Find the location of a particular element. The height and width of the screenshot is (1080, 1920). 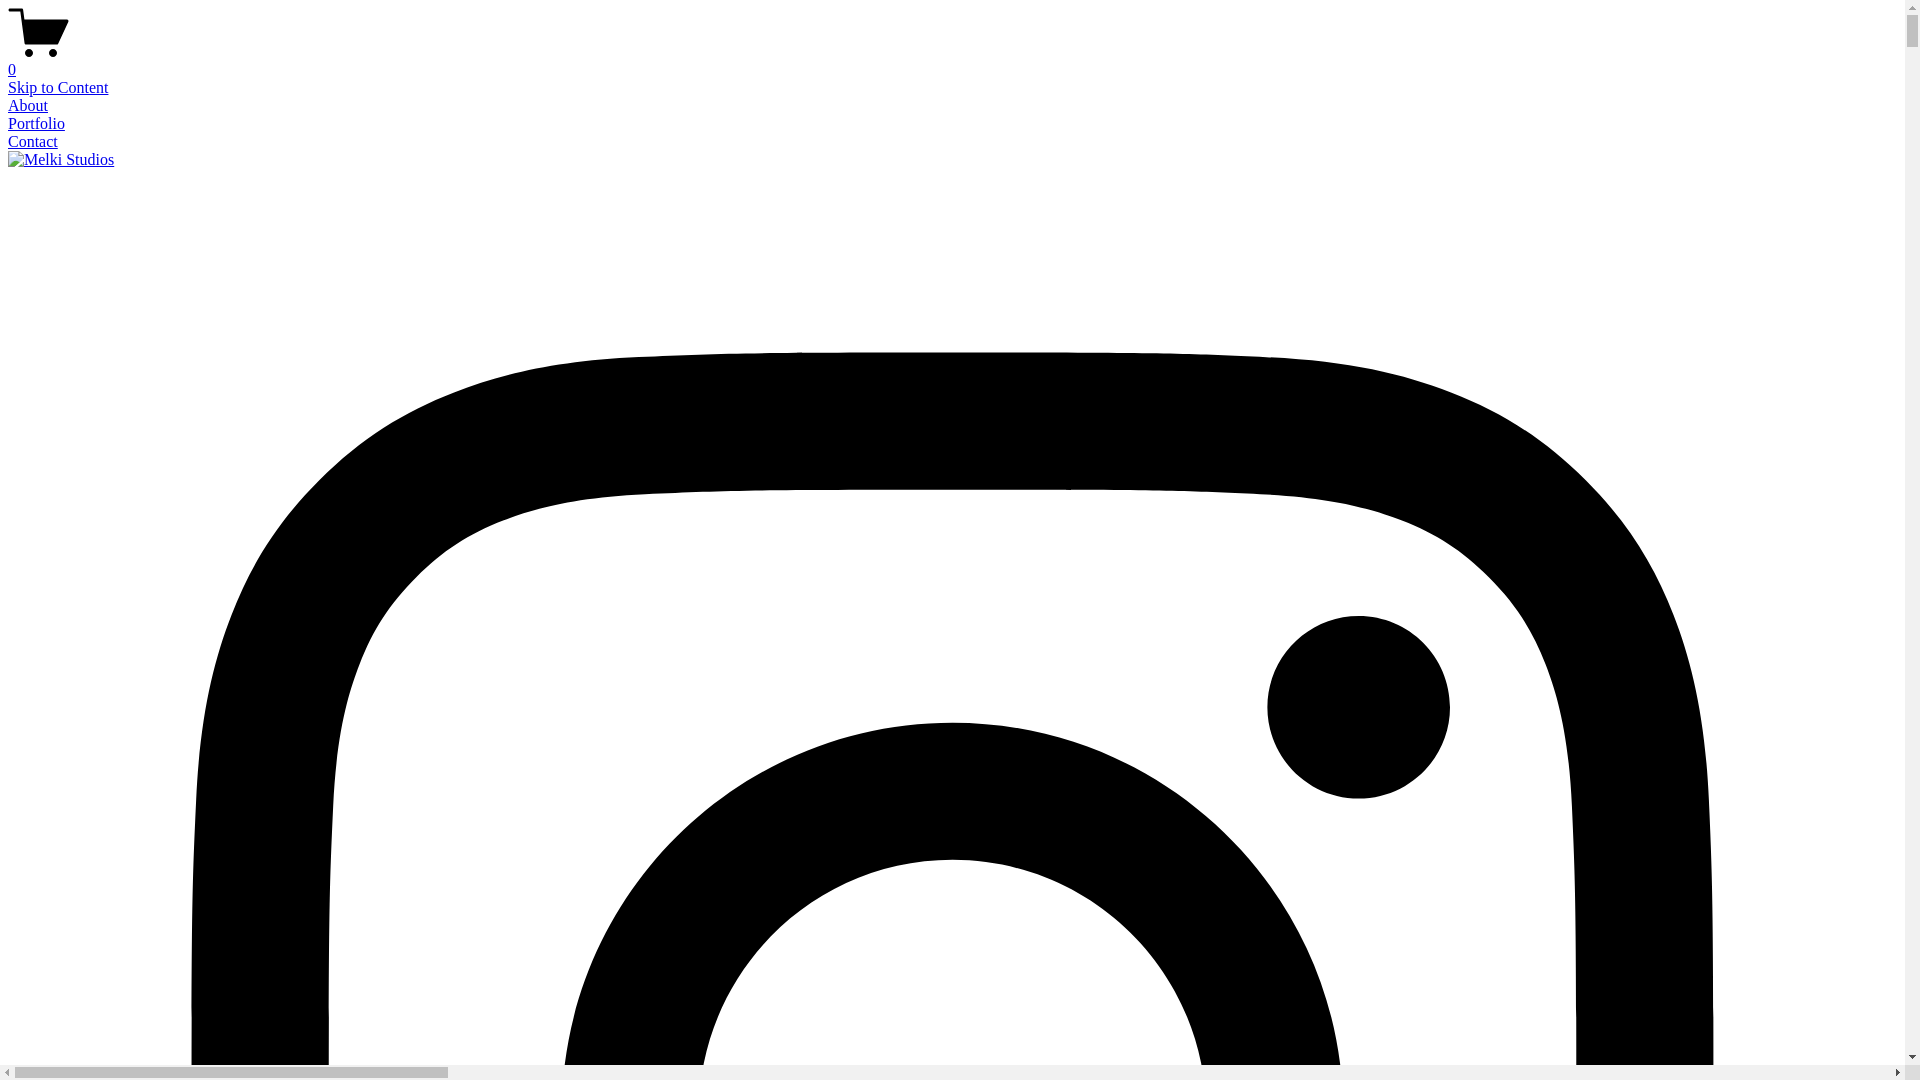

'Contact' is located at coordinates (33, 140).